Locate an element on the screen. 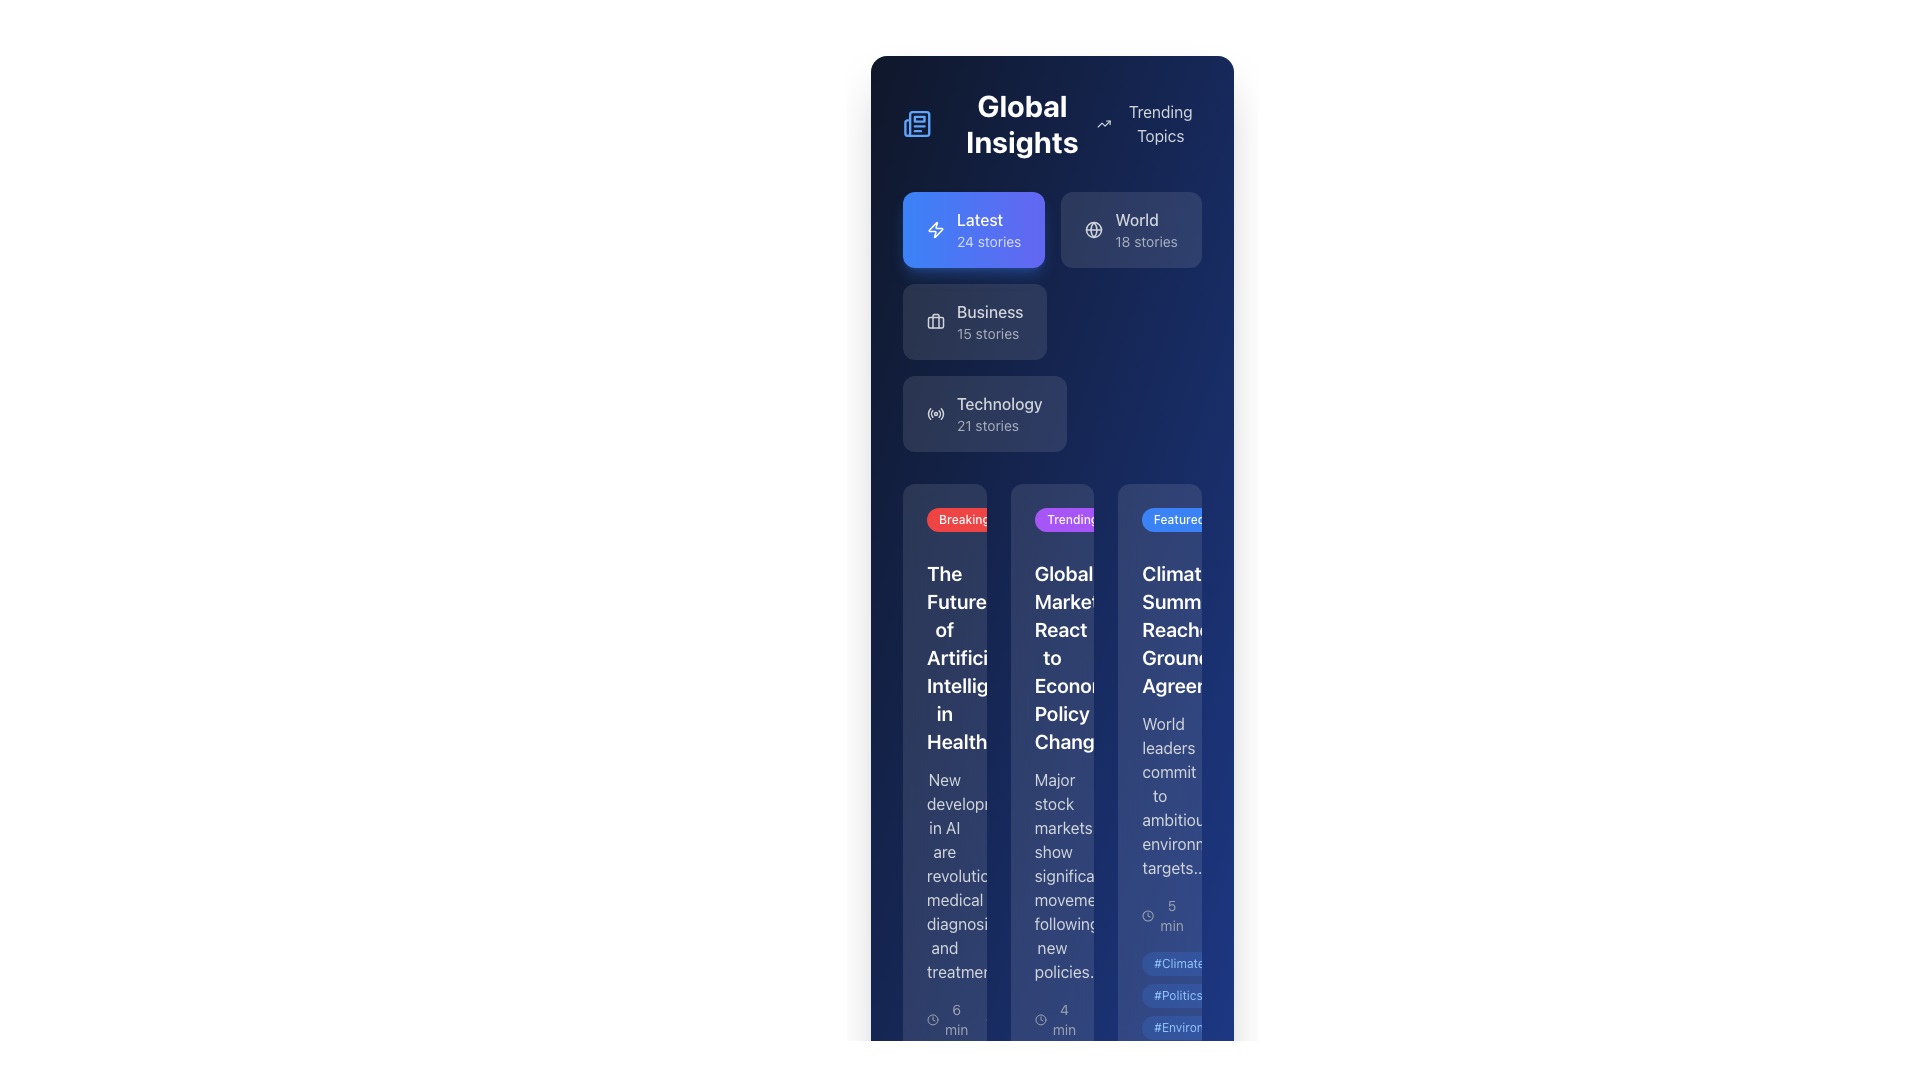 The image size is (1920, 1080). the static text label that displays the estimated reading time for the associated article, located in the bottom section of the third vertical column under the 'Featured' label is located at coordinates (1172, 915).